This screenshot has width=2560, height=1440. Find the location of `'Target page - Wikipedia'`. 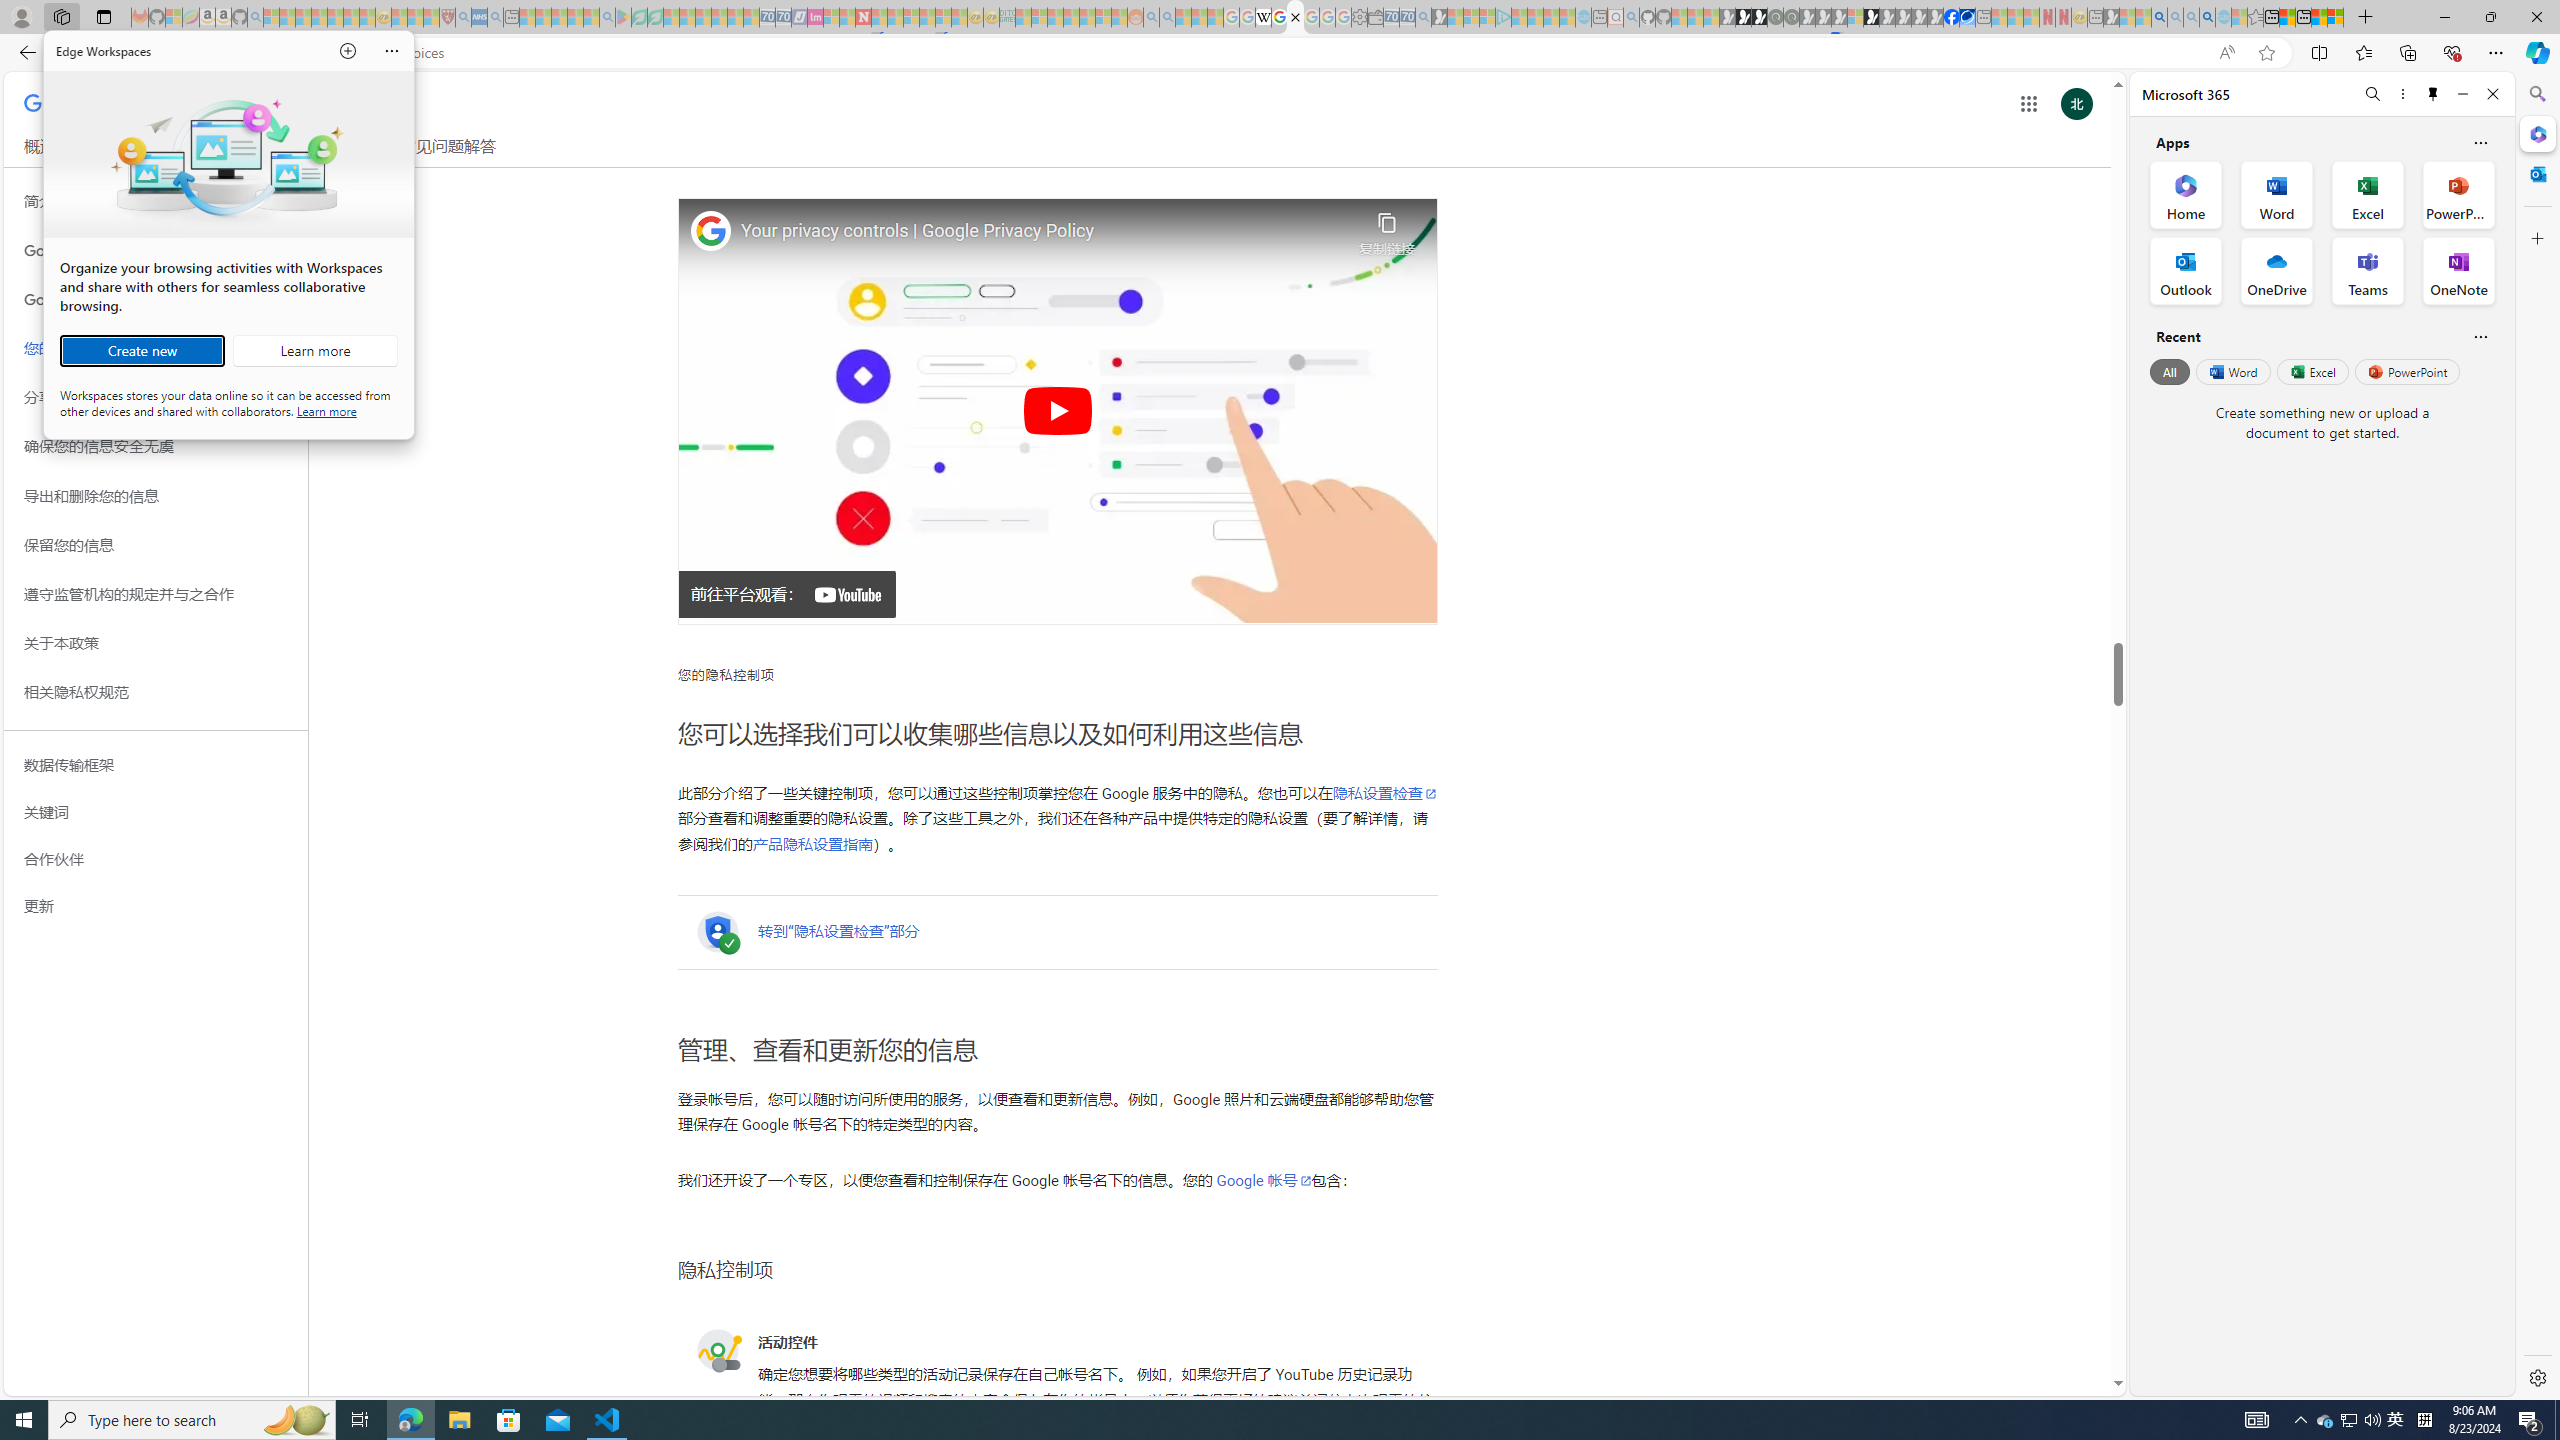

'Target page - Wikipedia' is located at coordinates (1263, 16).